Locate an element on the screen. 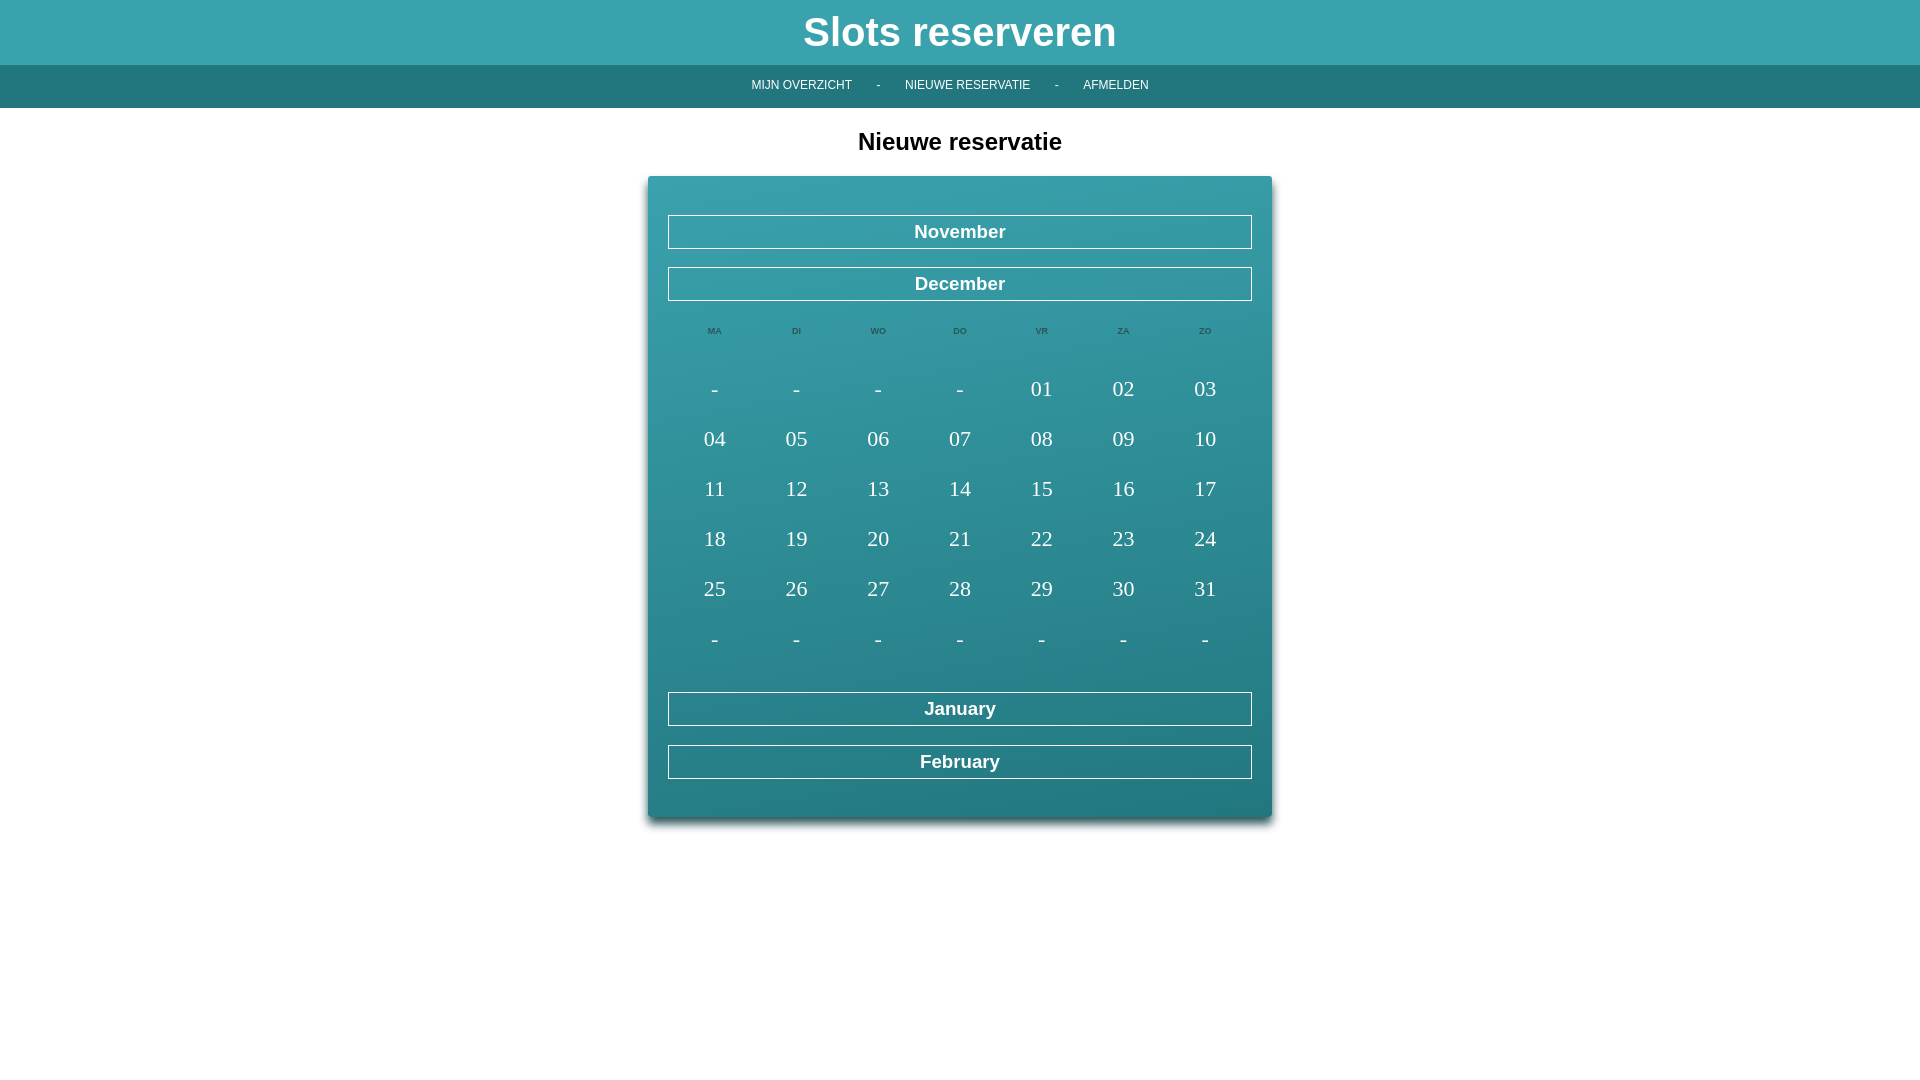 This screenshot has height=1080, width=1920. '15' is located at coordinates (1040, 490).